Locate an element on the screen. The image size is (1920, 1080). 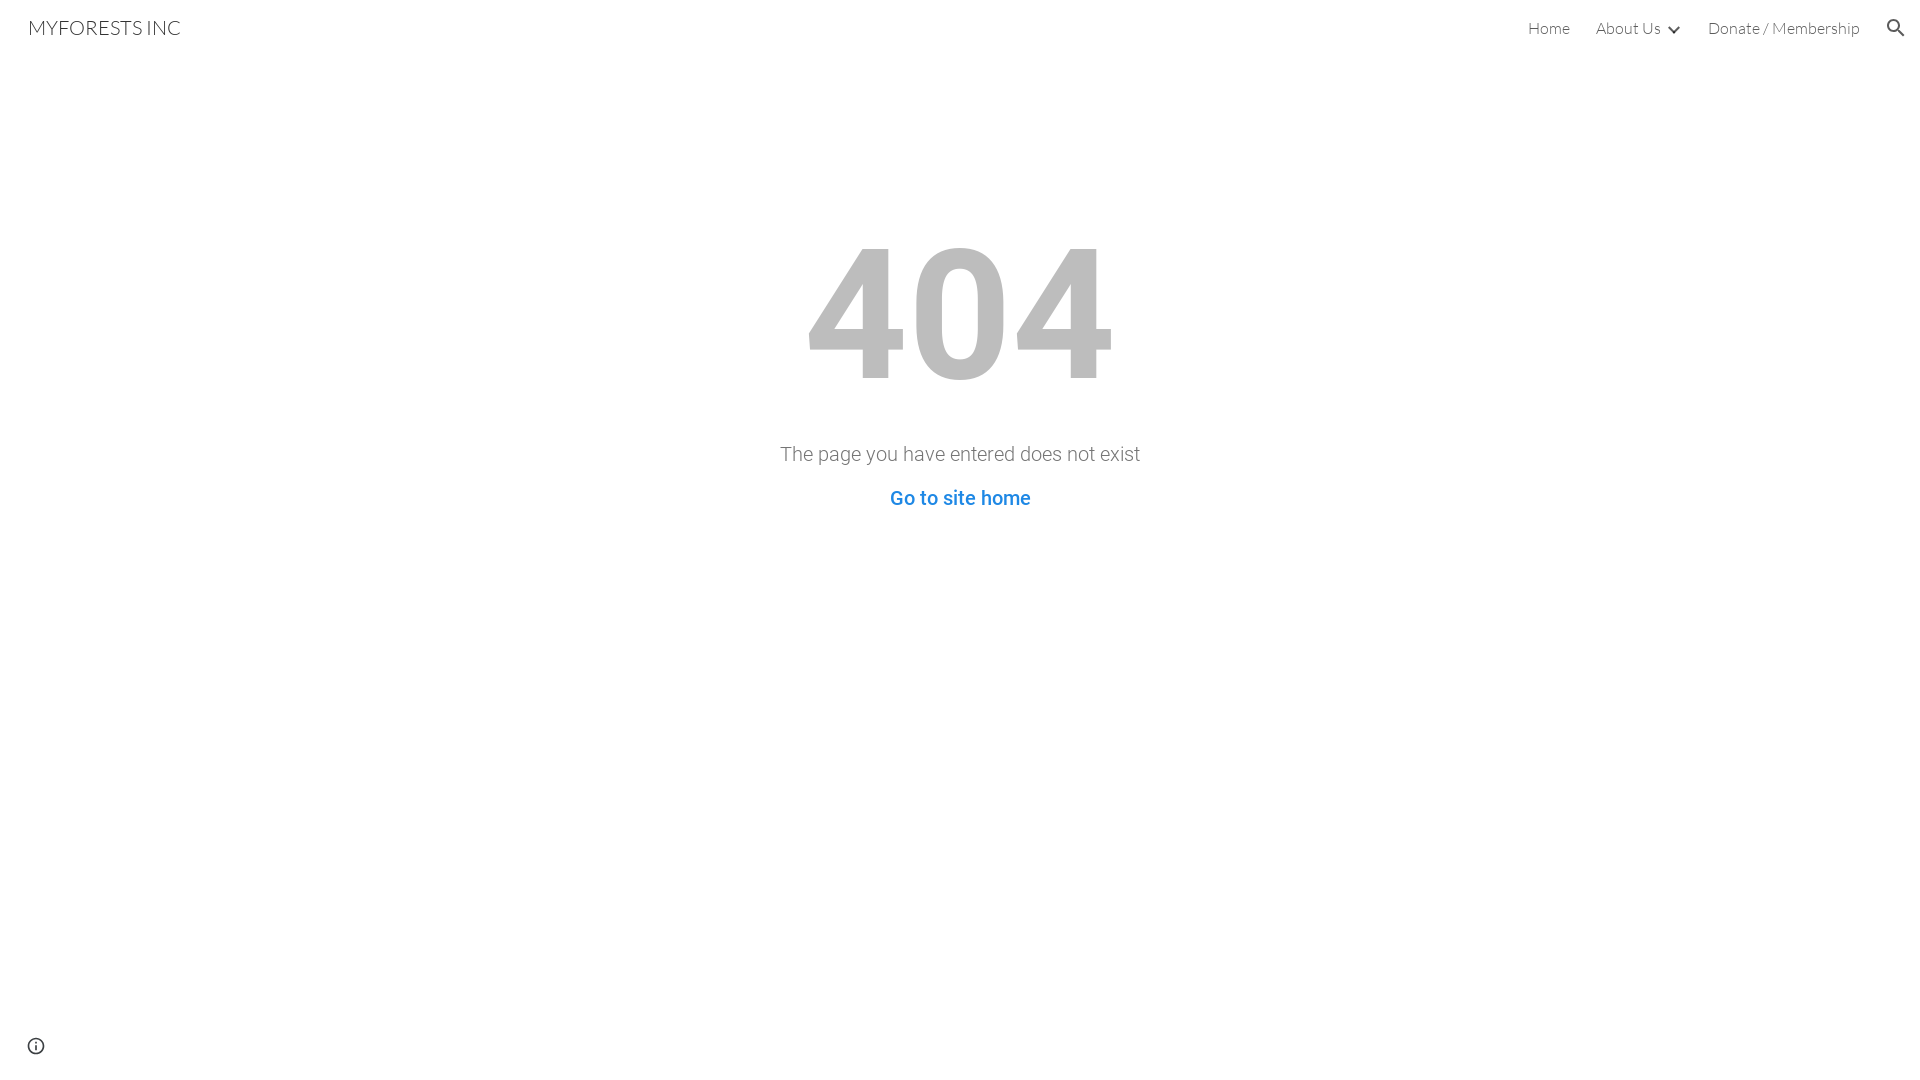
'Go to site home' is located at coordinates (960, 496).